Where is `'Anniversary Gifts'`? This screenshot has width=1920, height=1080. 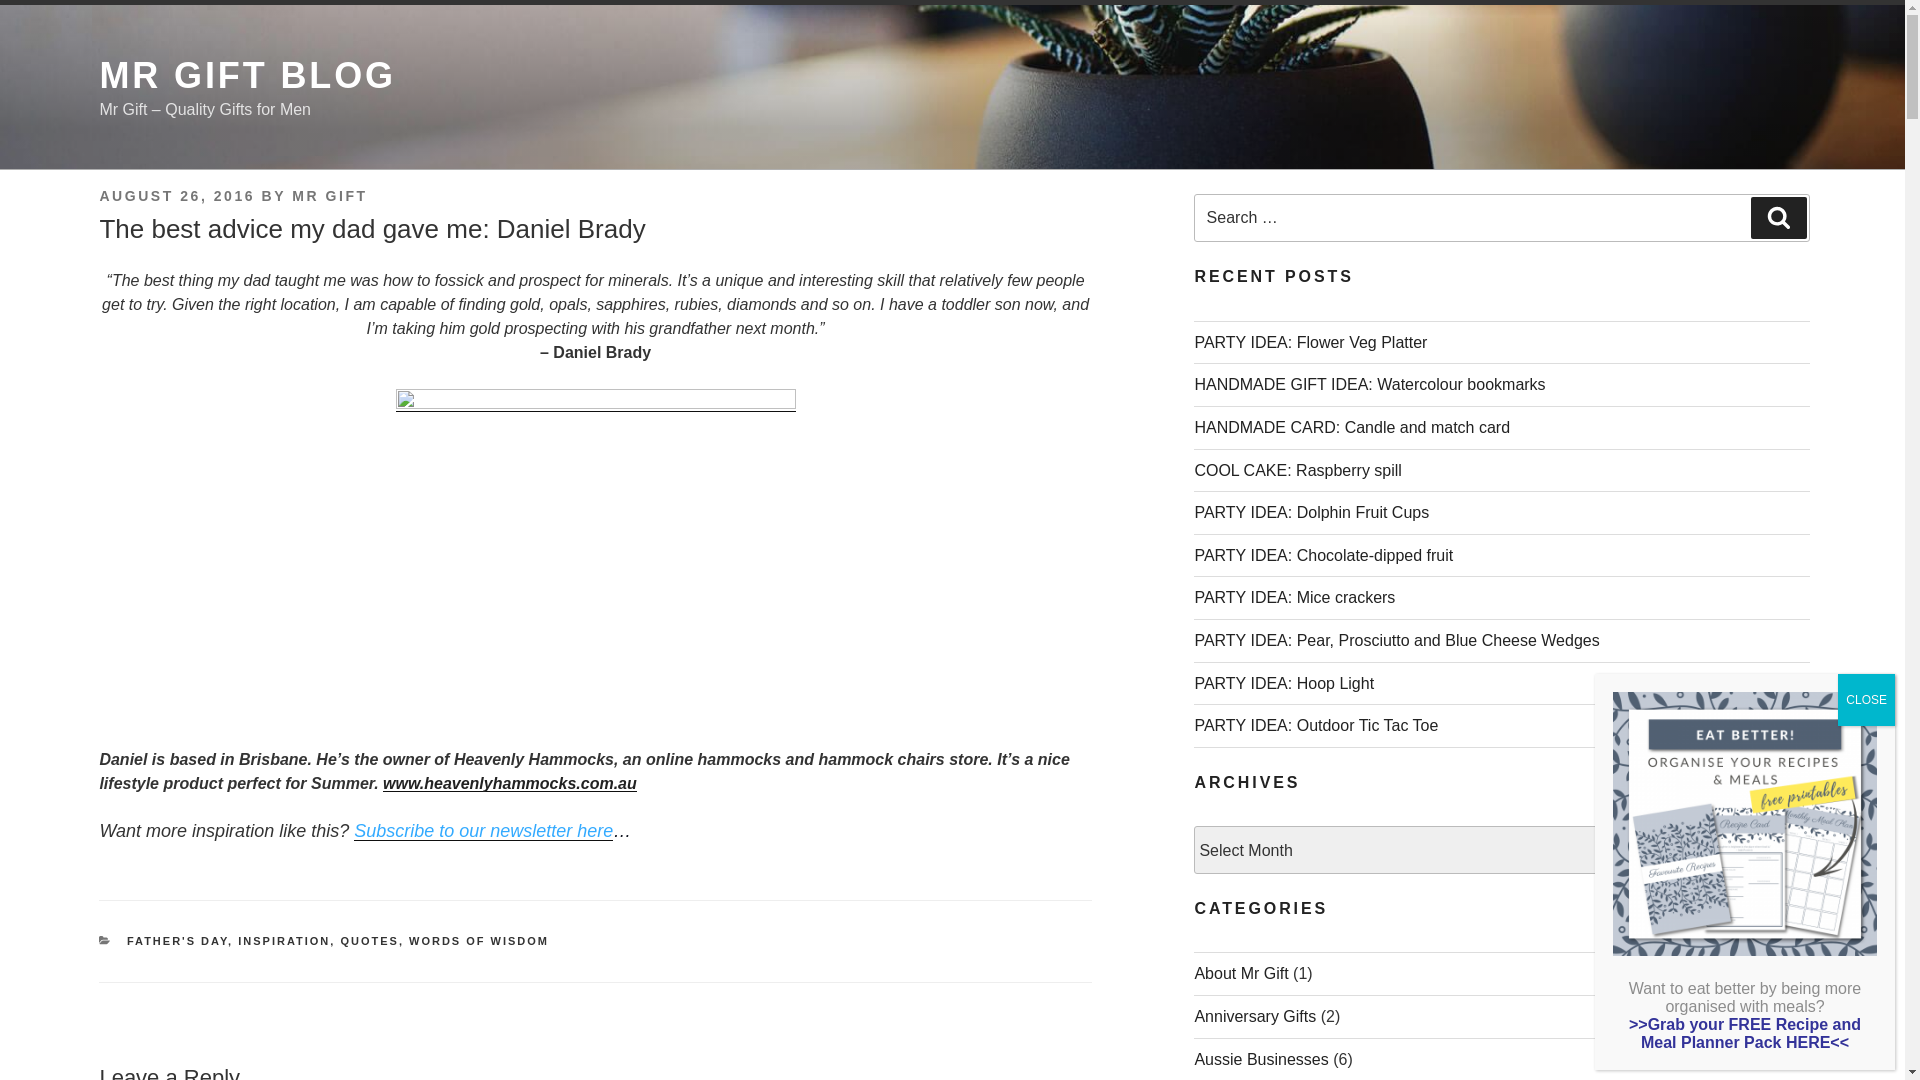
'Anniversary Gifts' is located at coordinates (1194, 1016).